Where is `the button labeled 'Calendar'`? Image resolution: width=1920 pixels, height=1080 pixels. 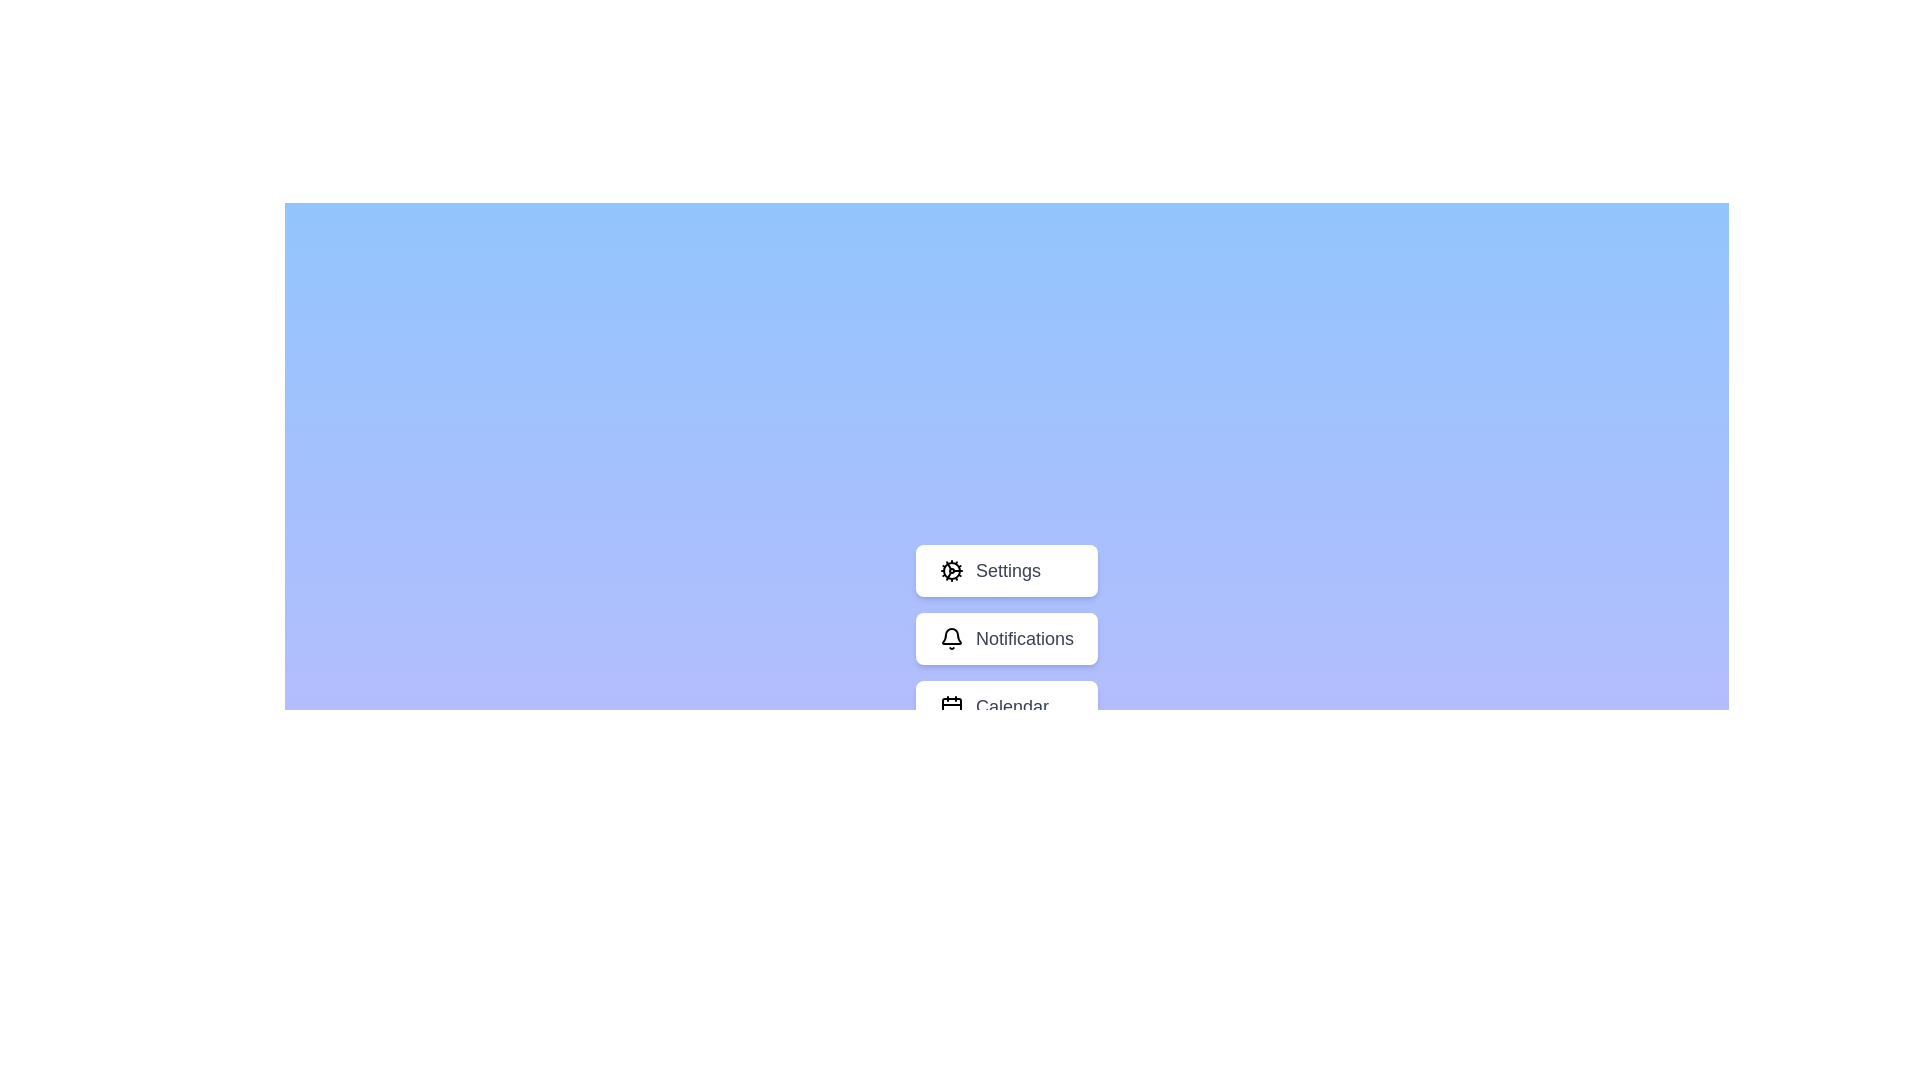 the button labeled 'Calendar' is located at coordinates (1007, 705).